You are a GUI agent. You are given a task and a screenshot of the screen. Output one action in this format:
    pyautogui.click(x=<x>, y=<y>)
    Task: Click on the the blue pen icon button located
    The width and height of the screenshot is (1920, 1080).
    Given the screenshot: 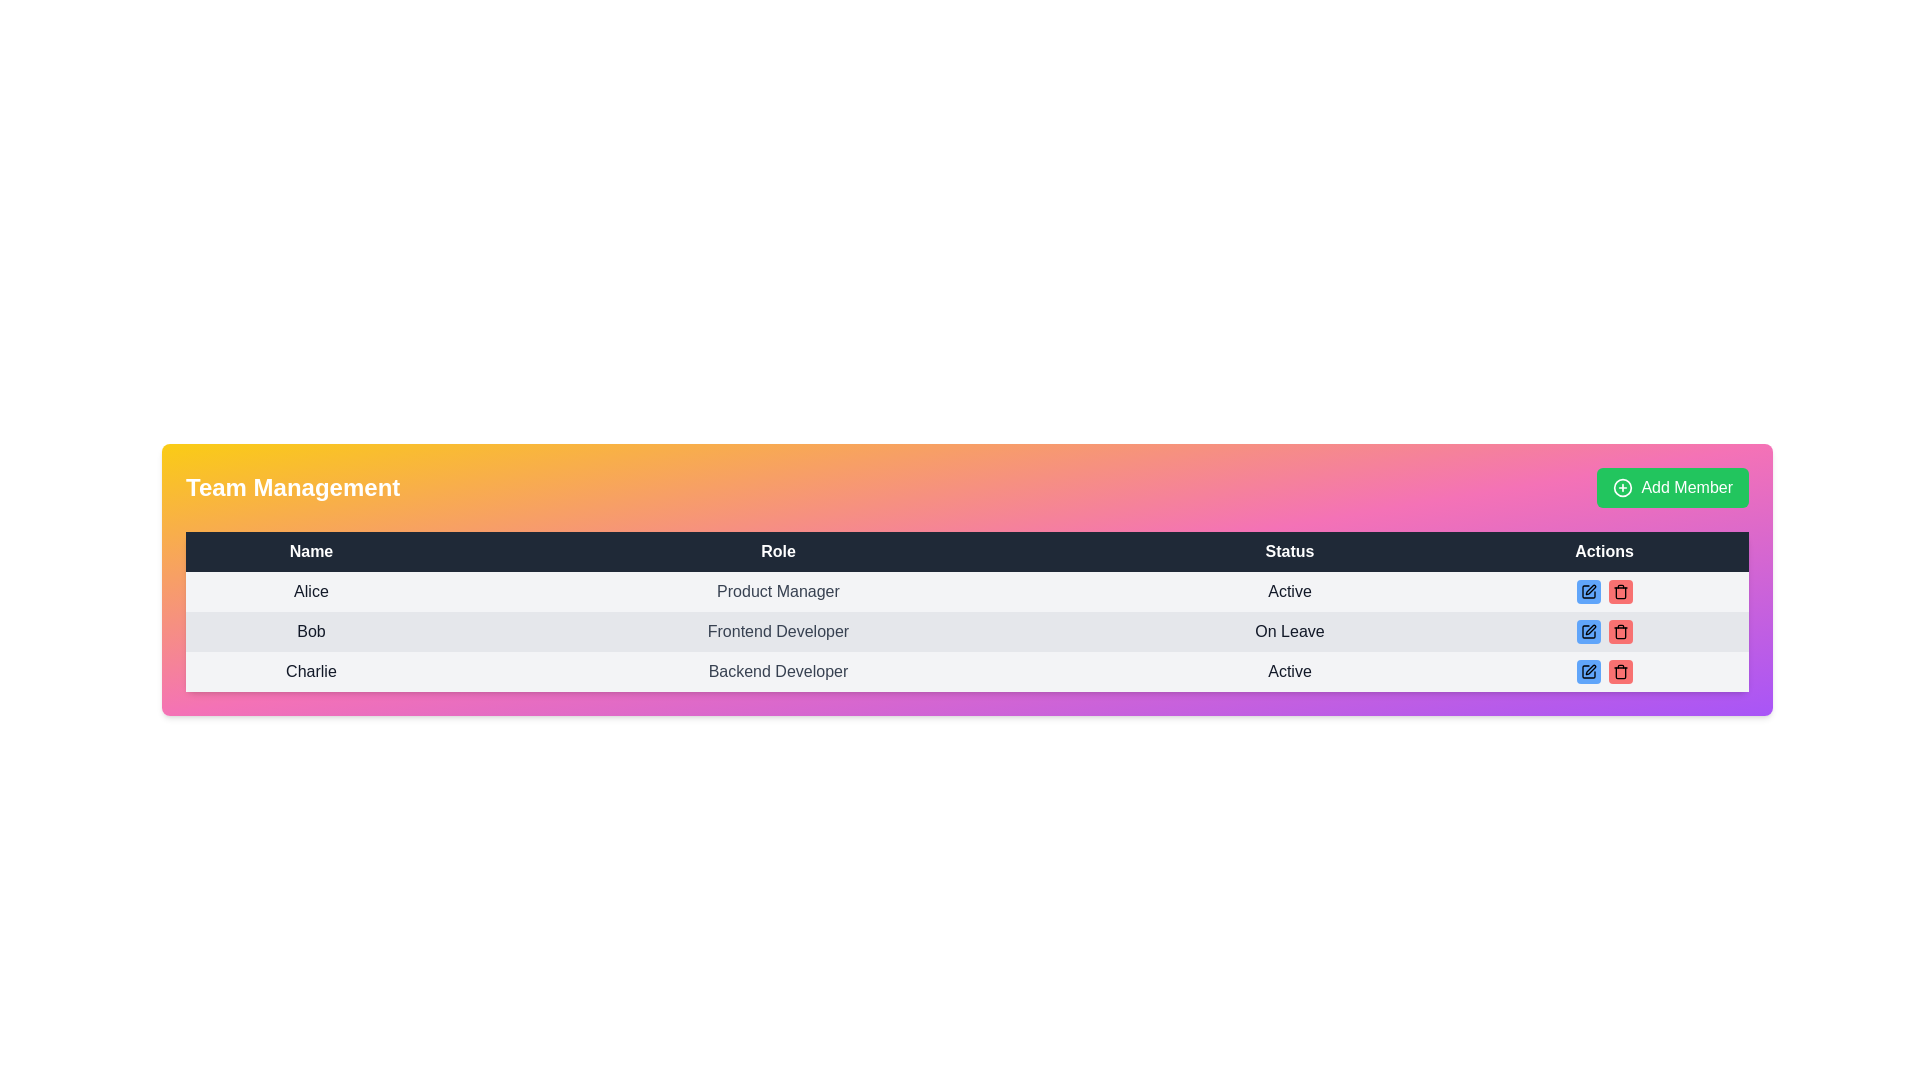 What is the action you would take?
    pyautogui.click(x=1587, y=590)
    